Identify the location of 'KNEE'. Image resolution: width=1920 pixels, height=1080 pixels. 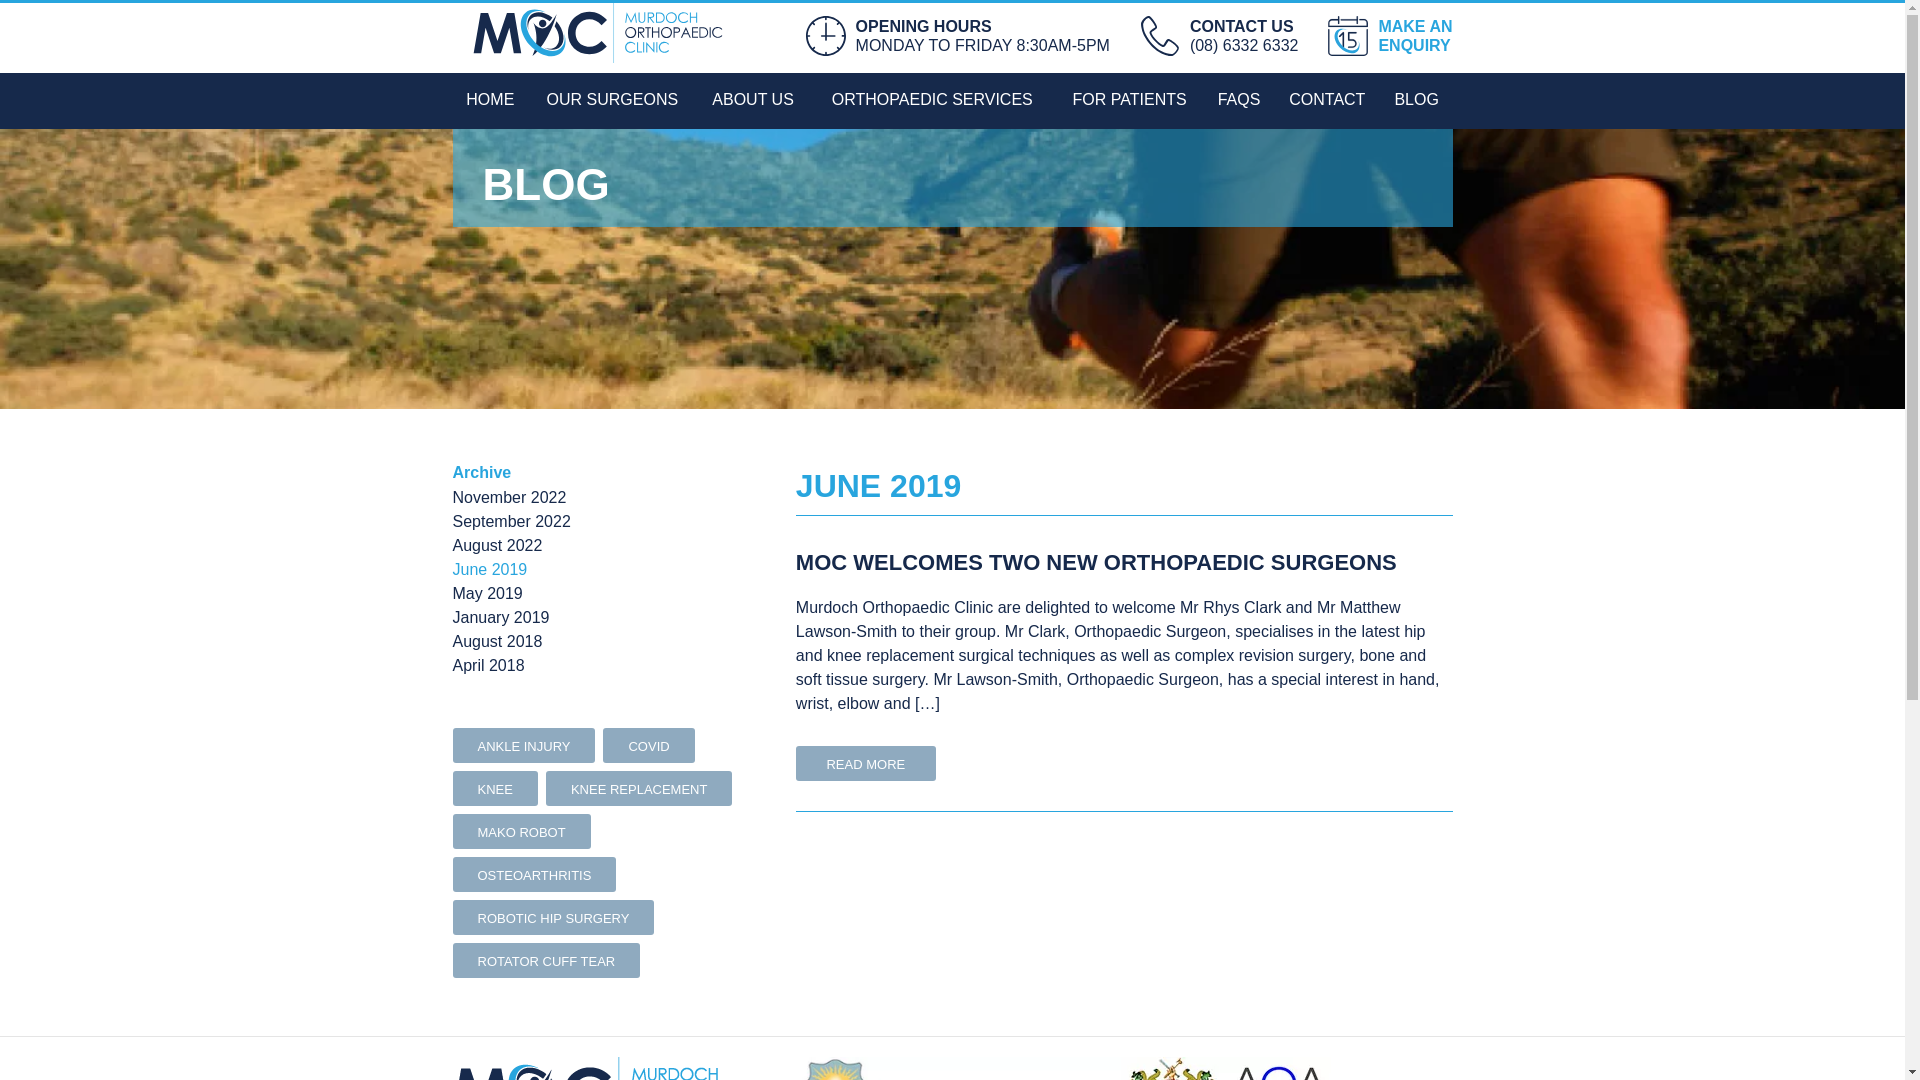
(450, 787).